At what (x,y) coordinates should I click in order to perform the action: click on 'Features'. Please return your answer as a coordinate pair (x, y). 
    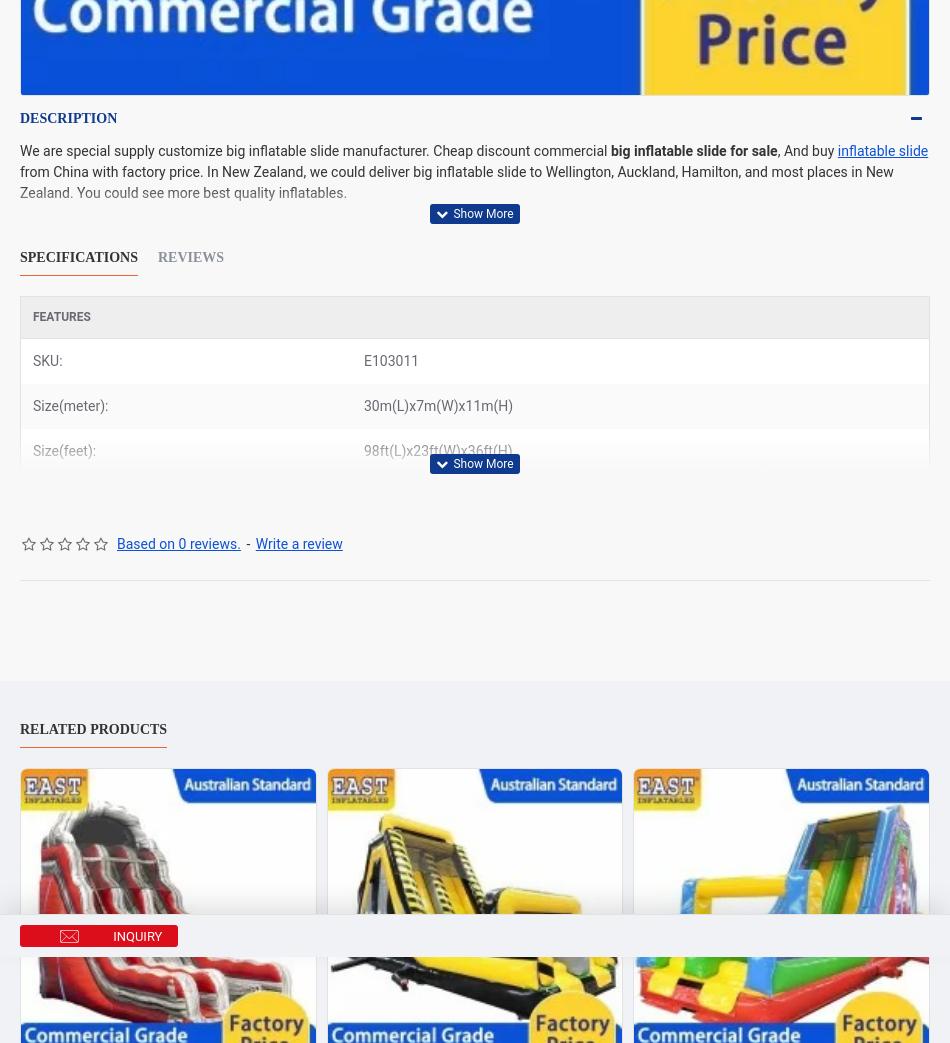
    Looking at the image, I should click on (61, 315).